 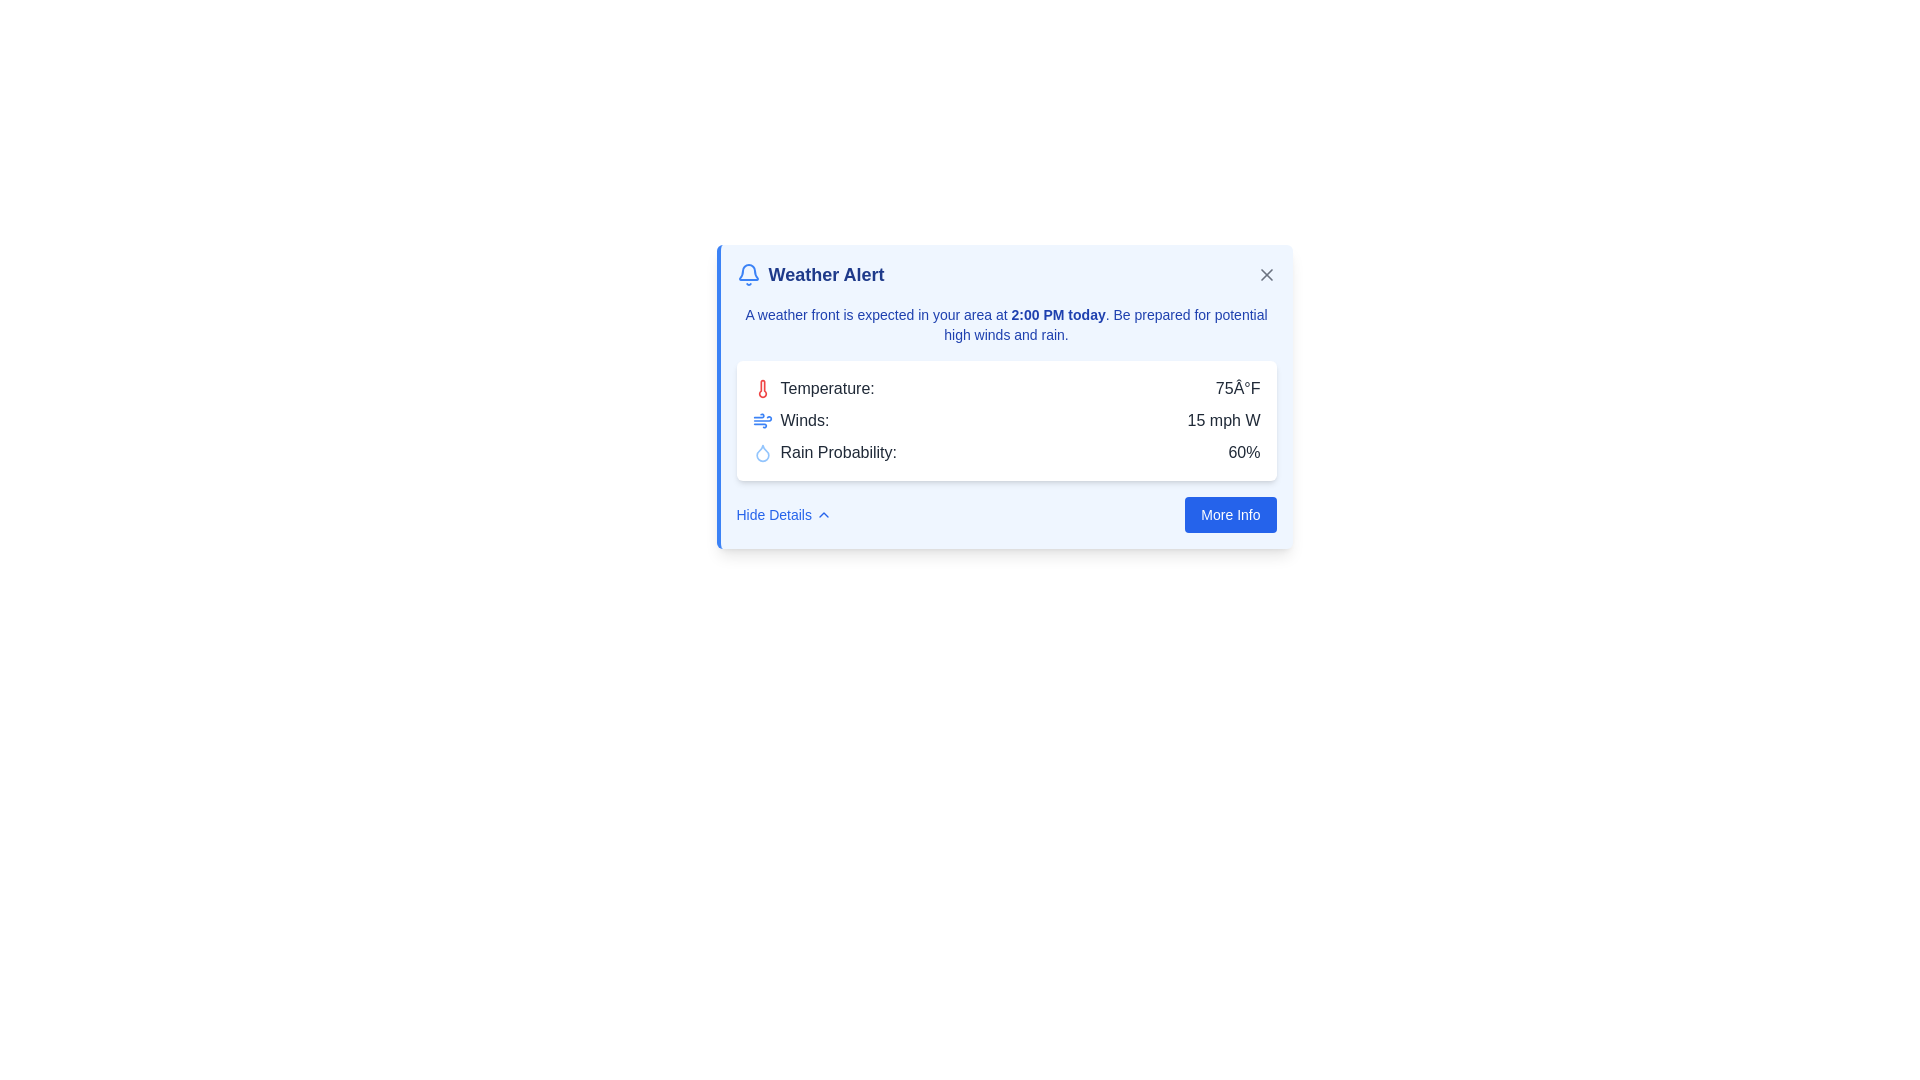 What do you see at coordinates (761, 389) in the screenshot?
I see `the temperature icon located in the middle of the weather alert card, next to the label 'Temperature'` at bounding box center [761, 389].